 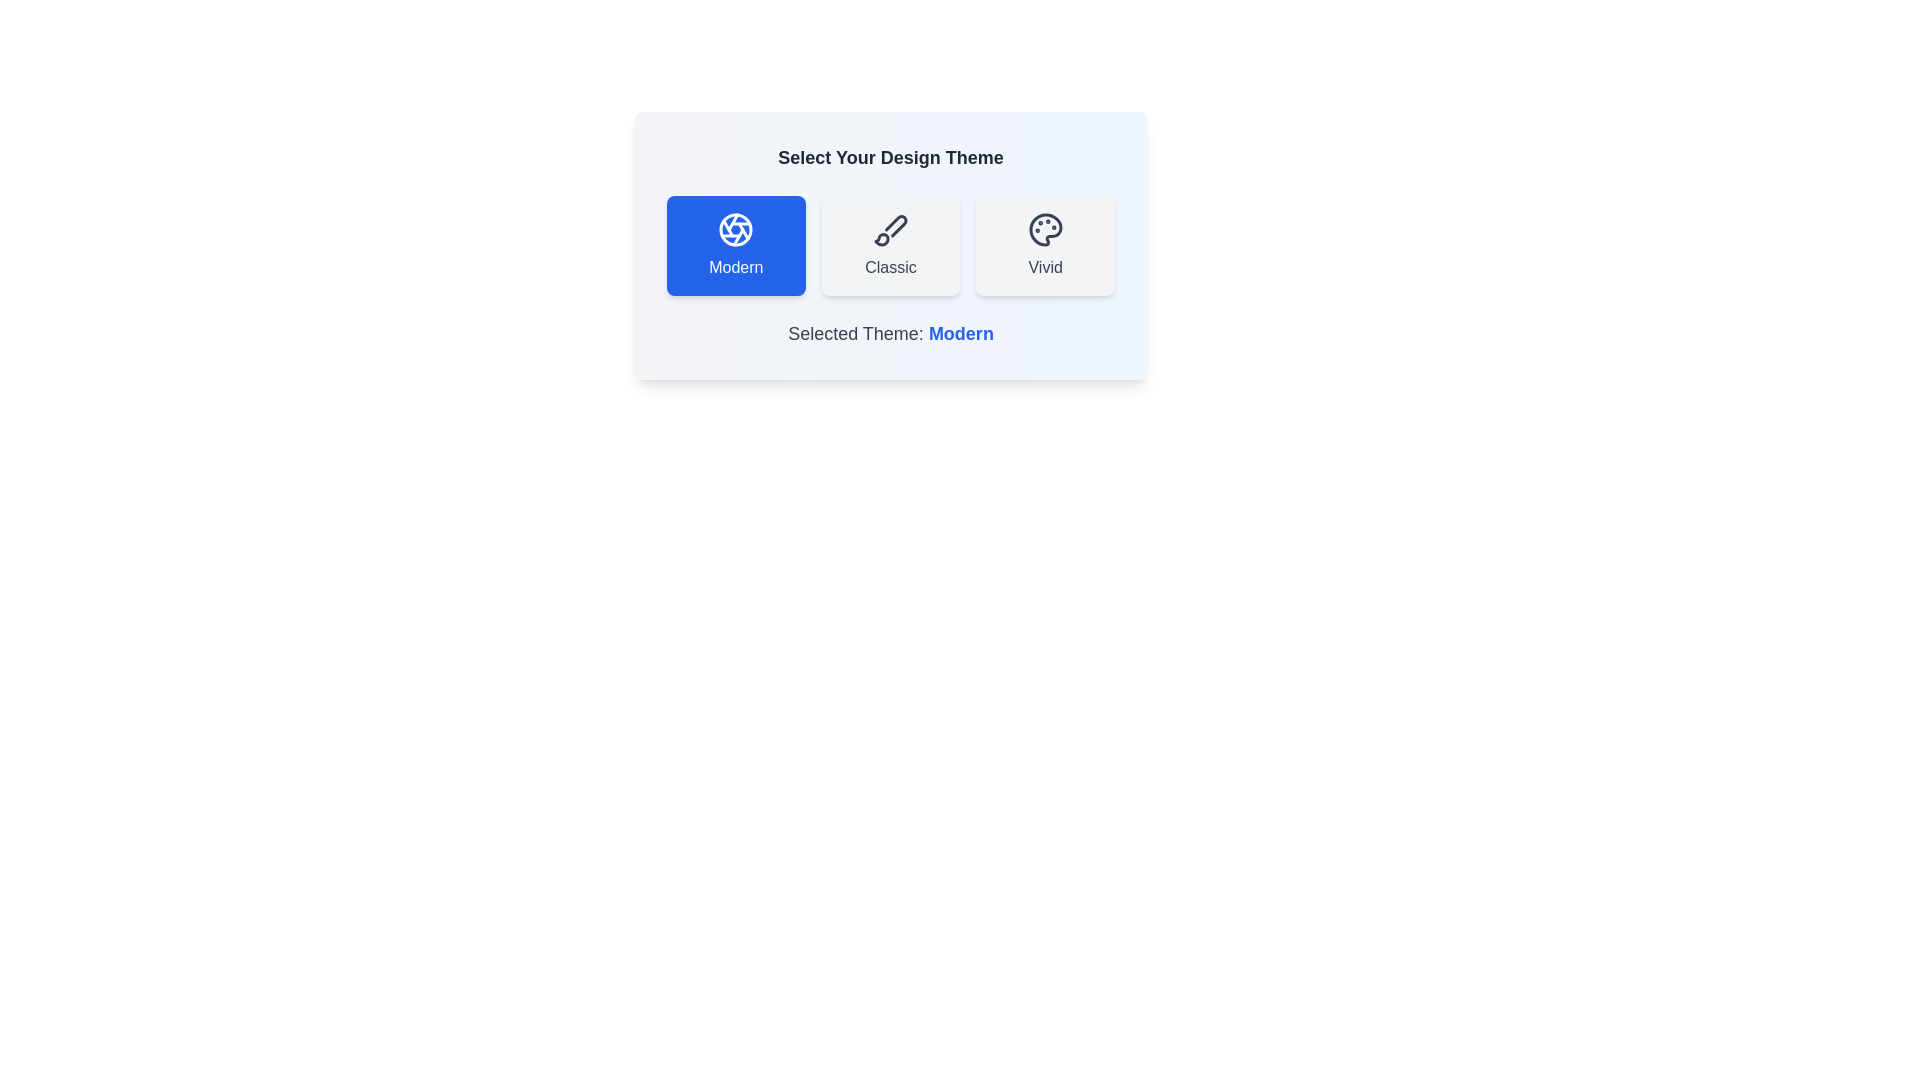 I want to click on the theme Vivid by clicking on its corresponding button, so click(x=1045, y=245).